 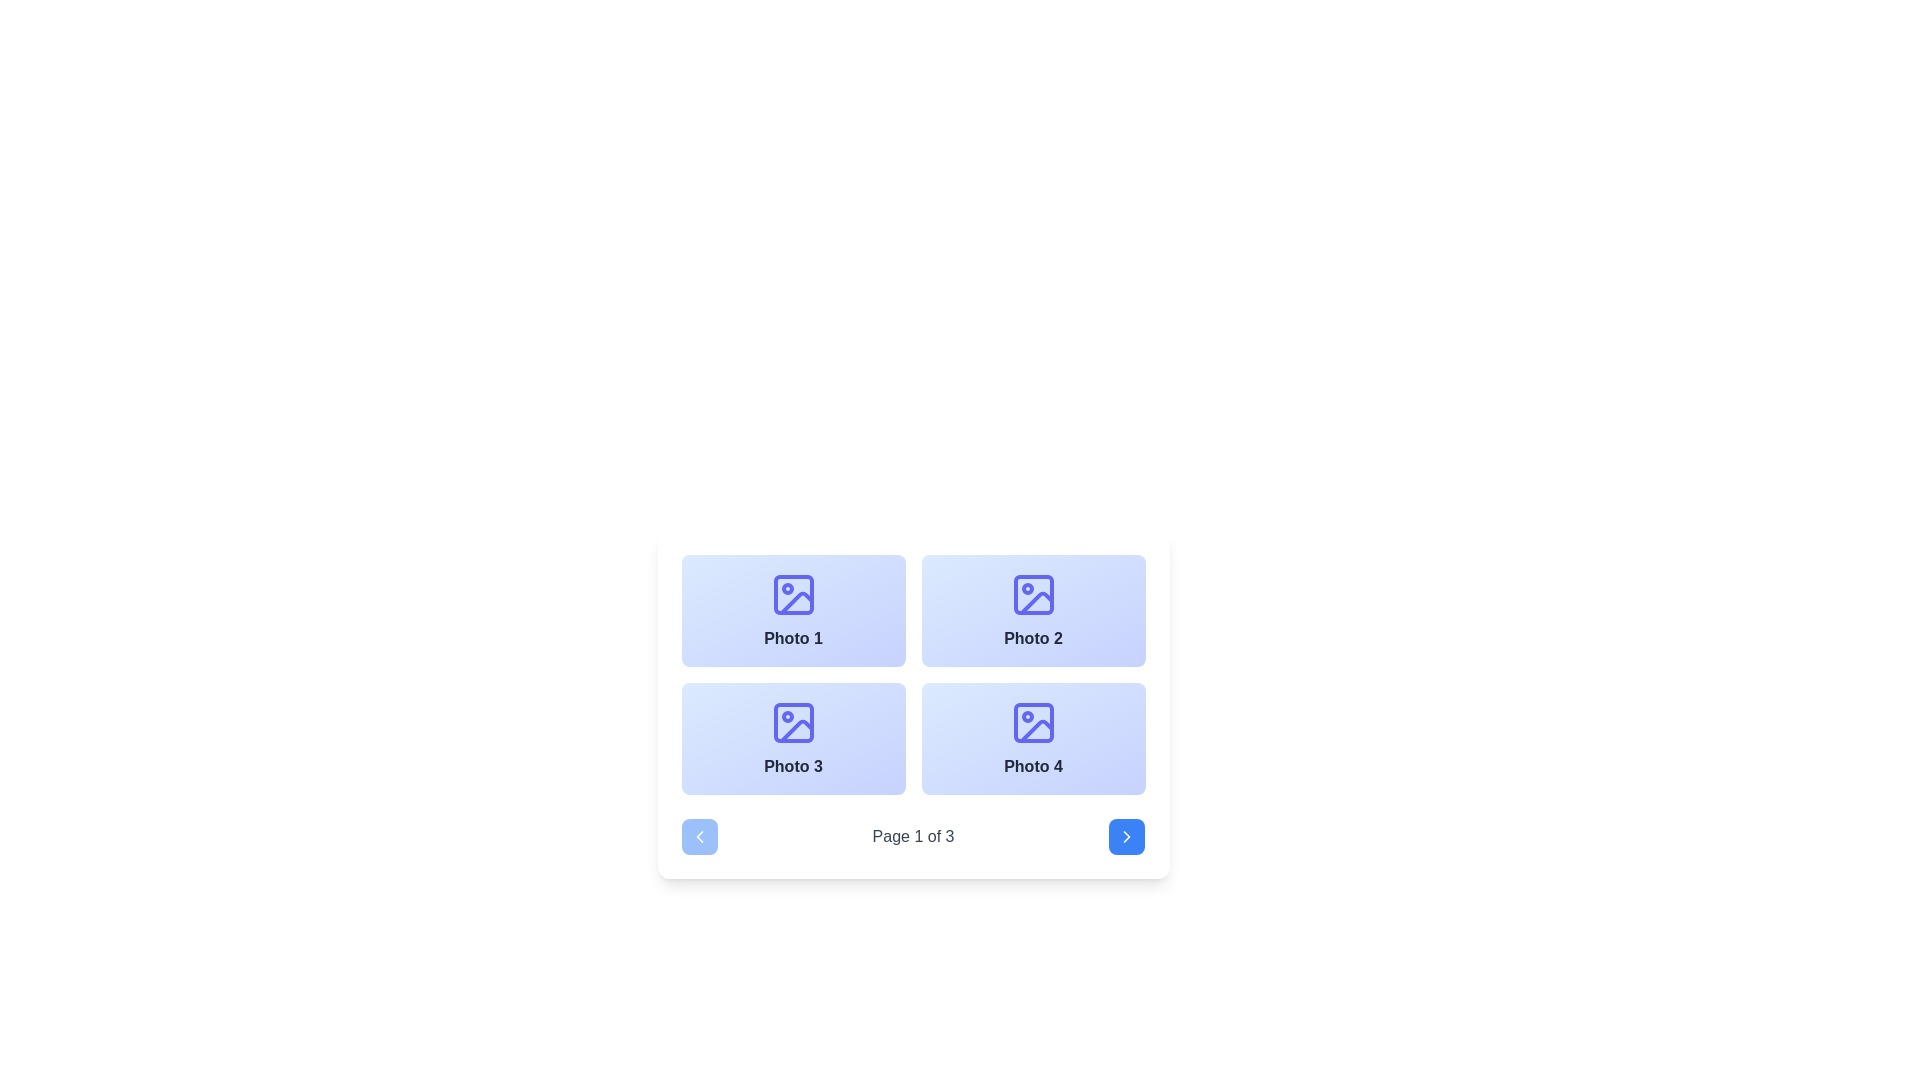 I want to click on the pagination label that provides information about the current page and total number of pages, located at the bottom center between the 'previous' and 'next' buttons, so click(x=912, y=837).